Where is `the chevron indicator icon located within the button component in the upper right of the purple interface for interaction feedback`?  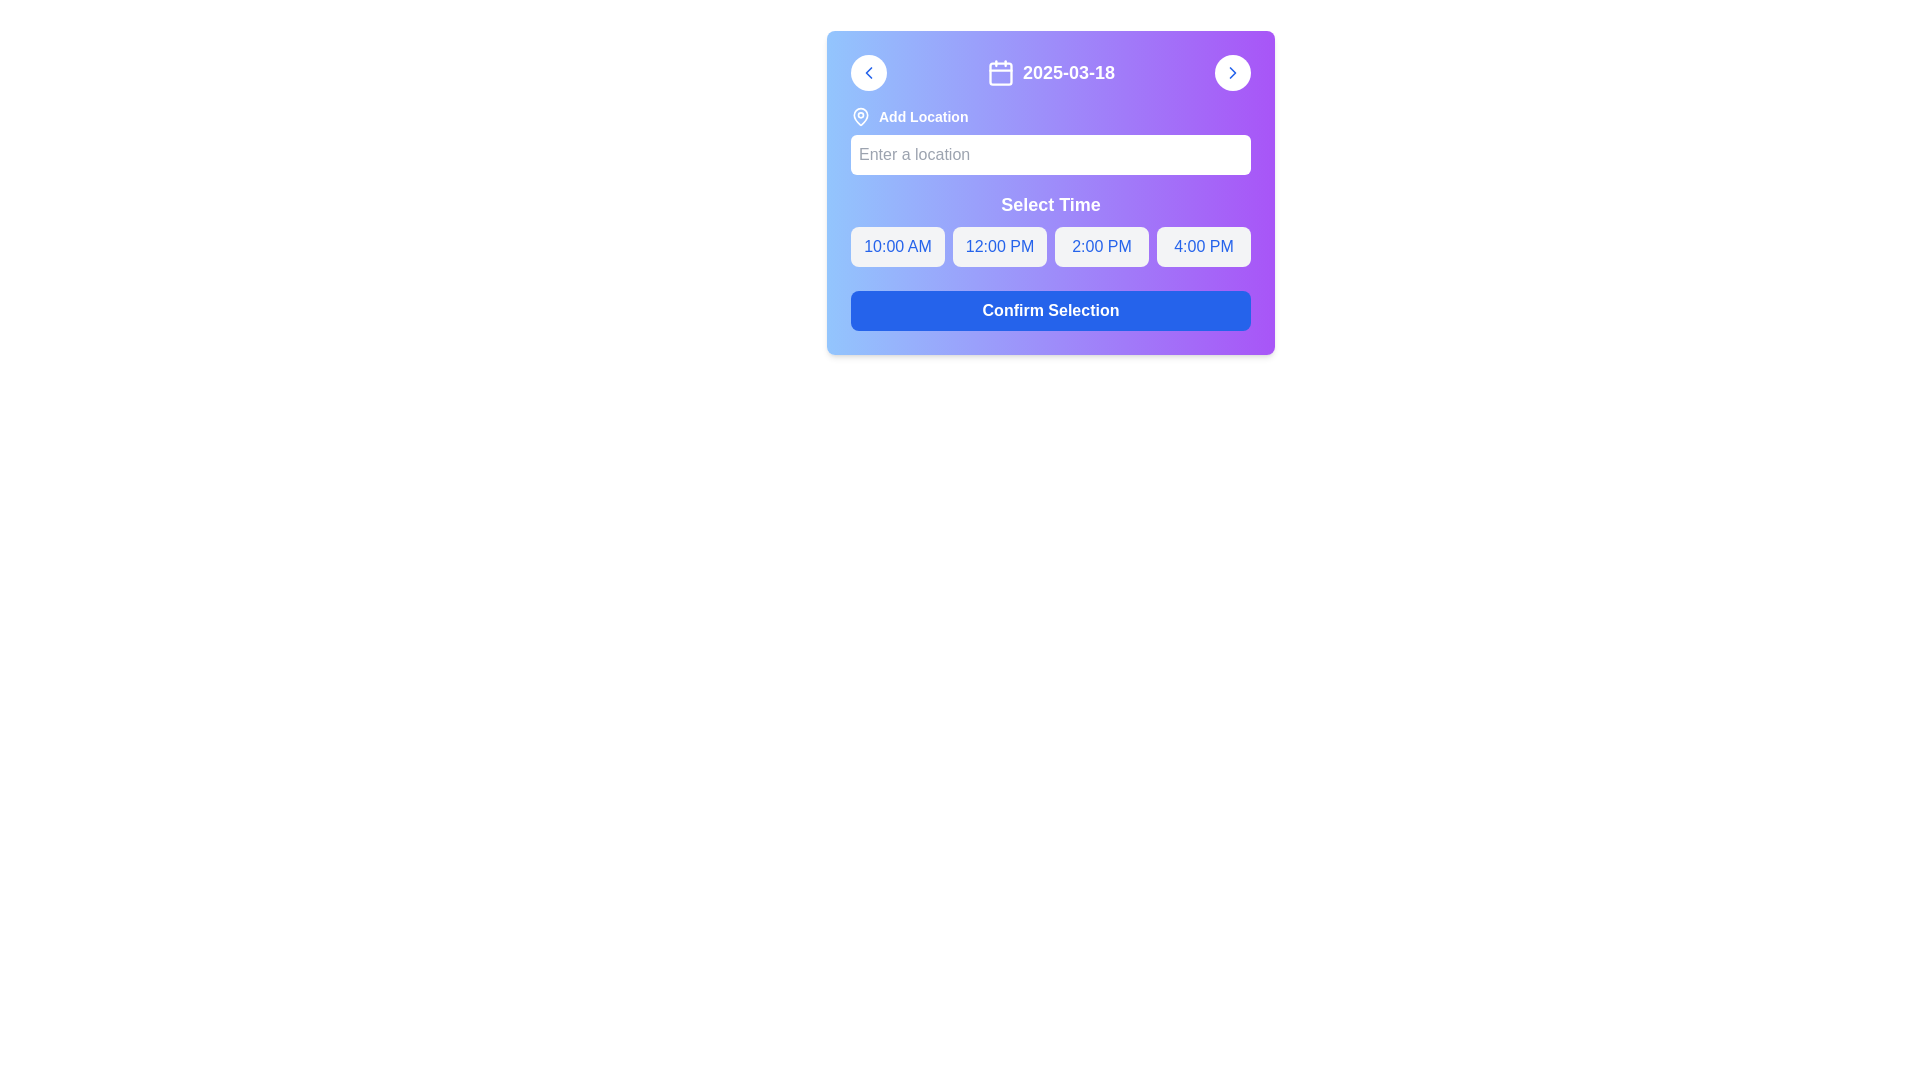
the chevron indicator icon located within the button component in the upper right of the purple interface for interaction feedback is located at coordinates (1232, 72).